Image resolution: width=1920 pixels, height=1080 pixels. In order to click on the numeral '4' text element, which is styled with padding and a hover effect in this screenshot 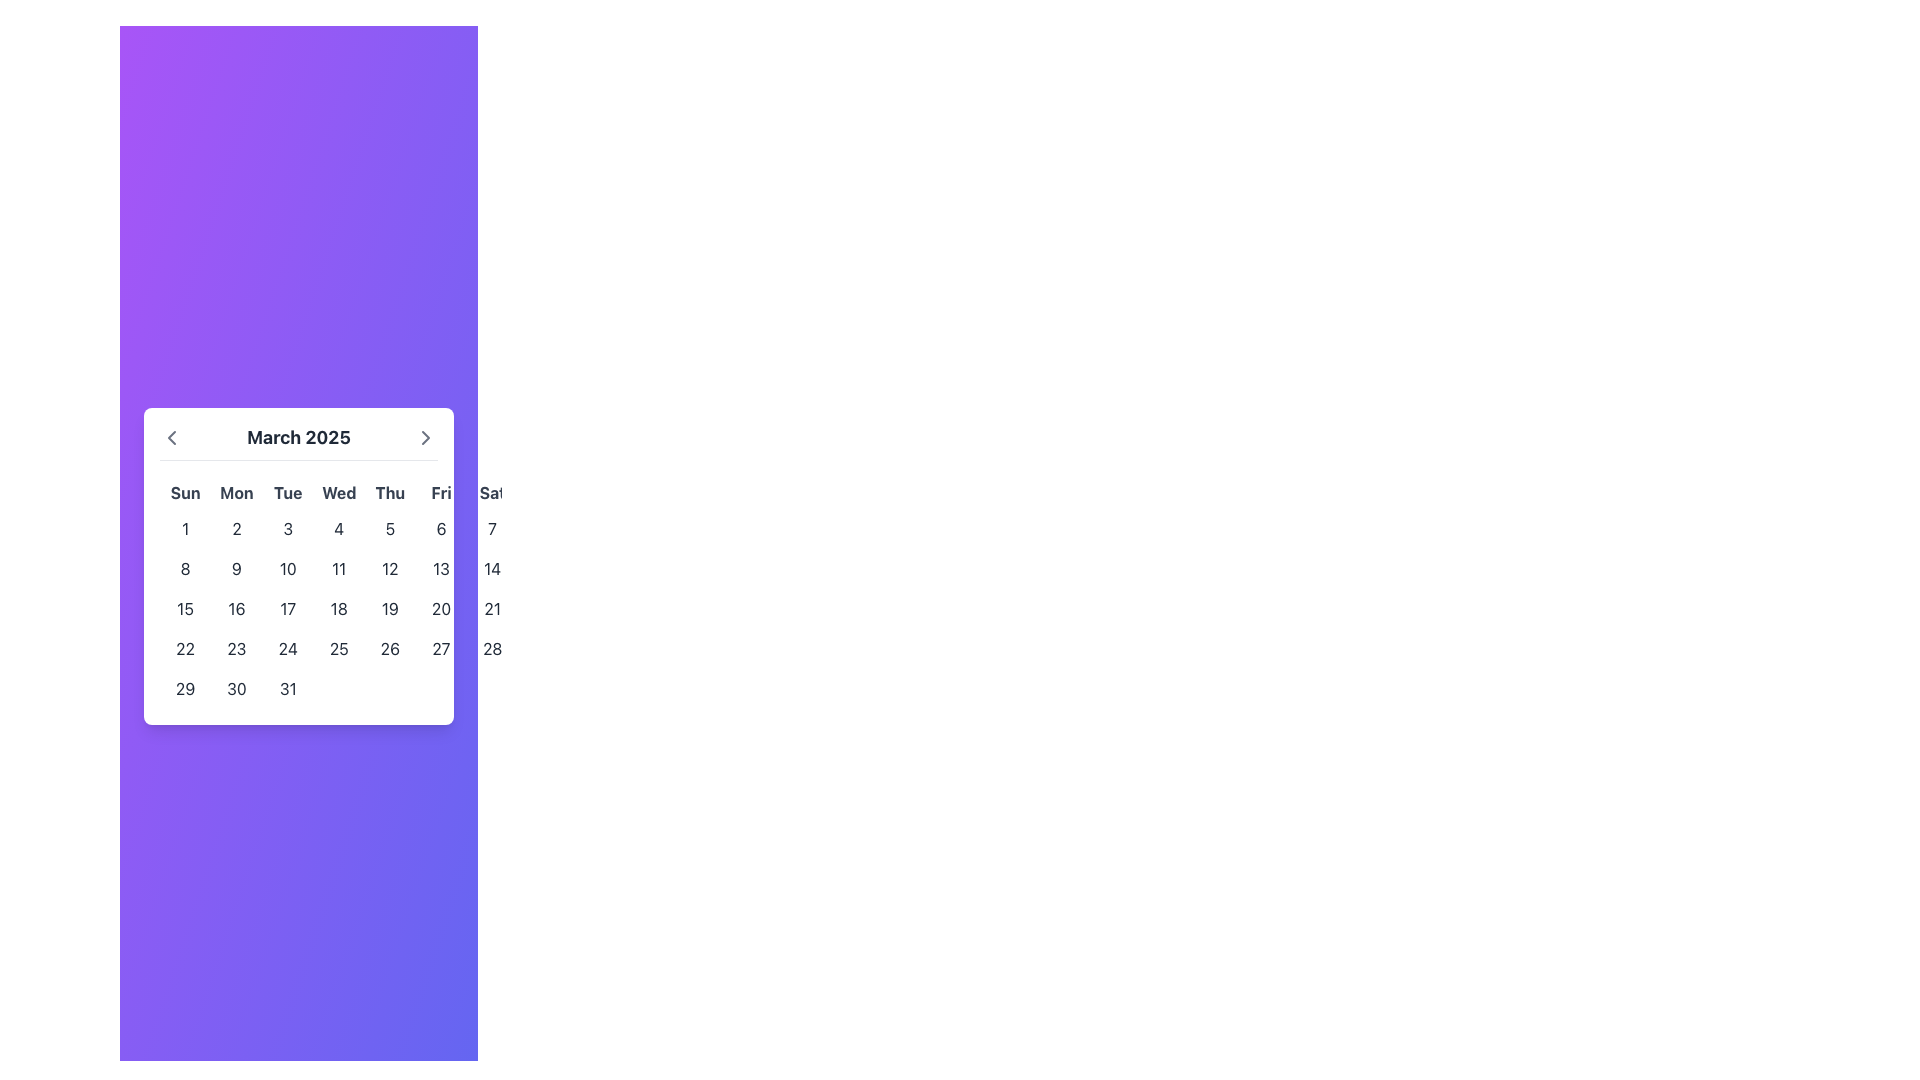, I will do `click(339, 527)`.